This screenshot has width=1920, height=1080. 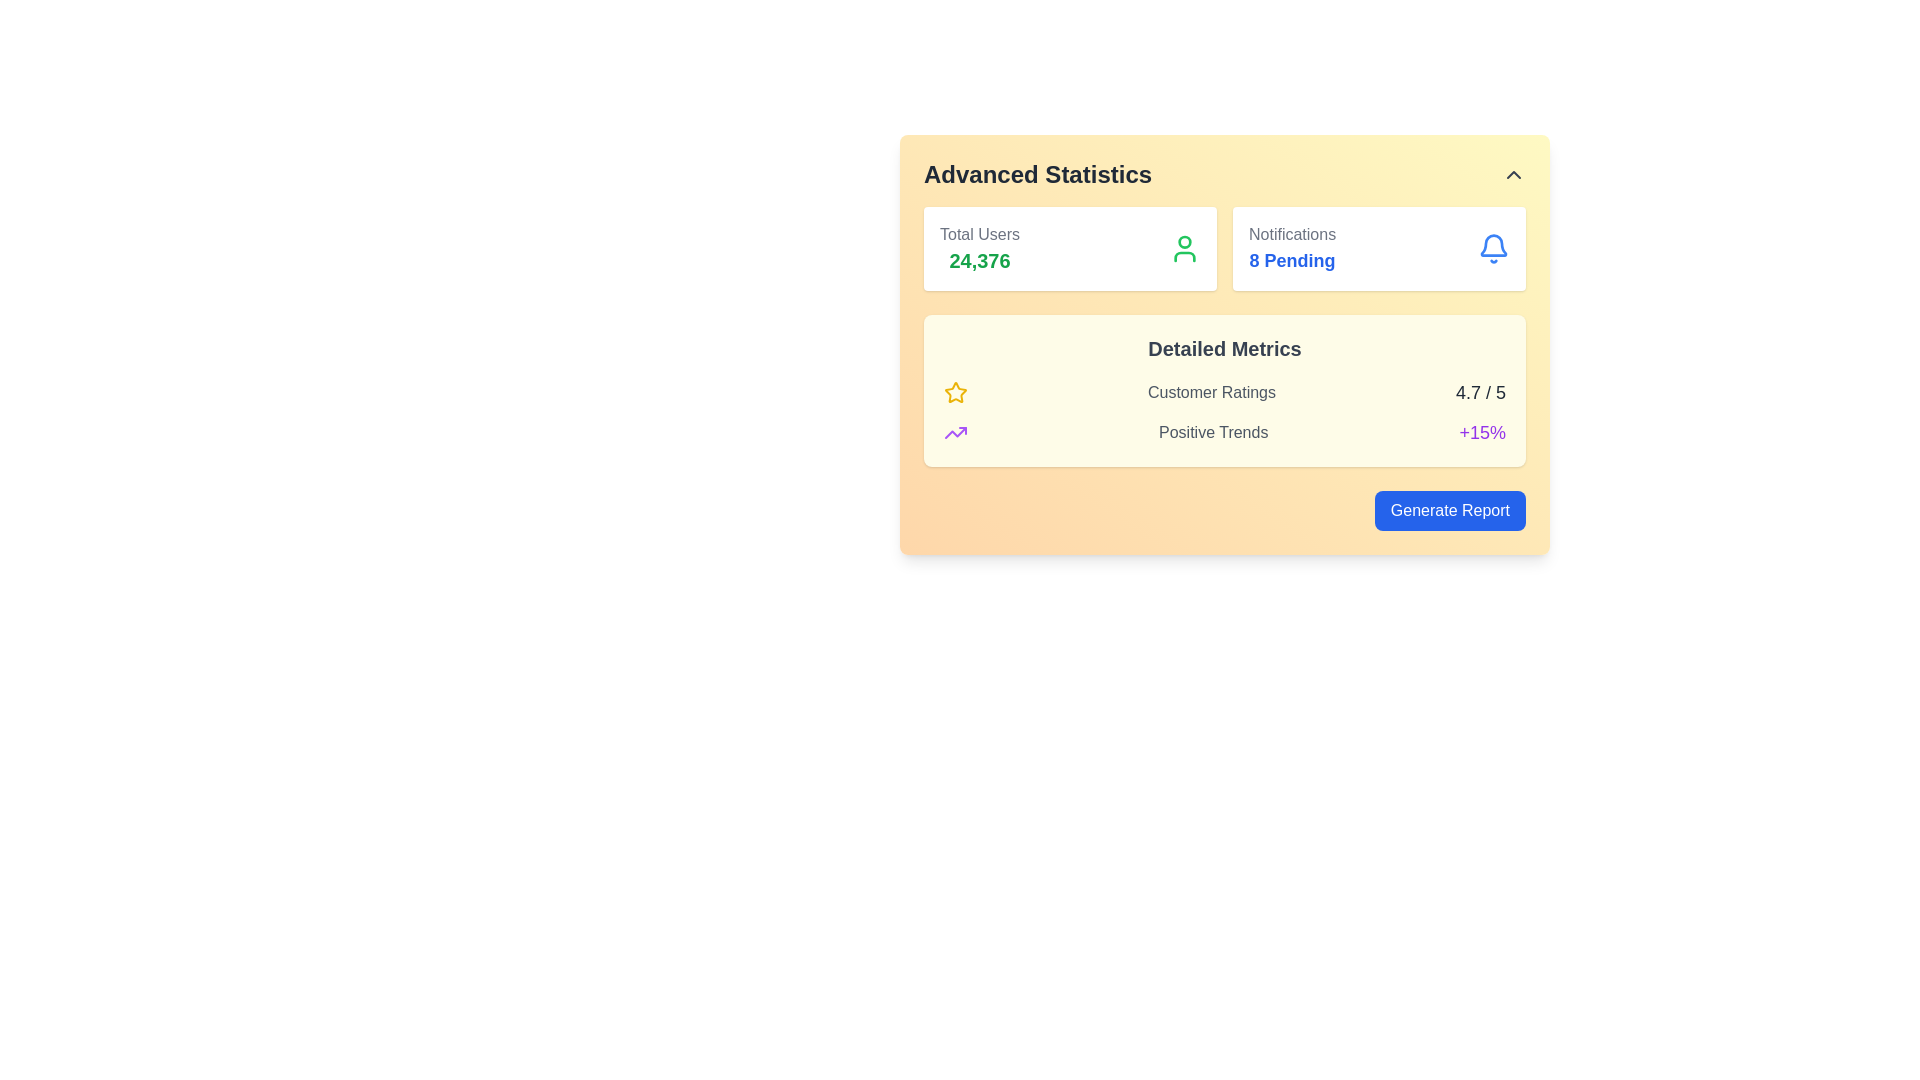 What do you see at coordinates (1292, 234) in the screenshot?
I see `the 'Notifications' text label, which is styled in gray and positioned above the '8 Pending' text within the notification summary panel of the 'Advanced Statistics' card` at bounding box center [1292, 234].